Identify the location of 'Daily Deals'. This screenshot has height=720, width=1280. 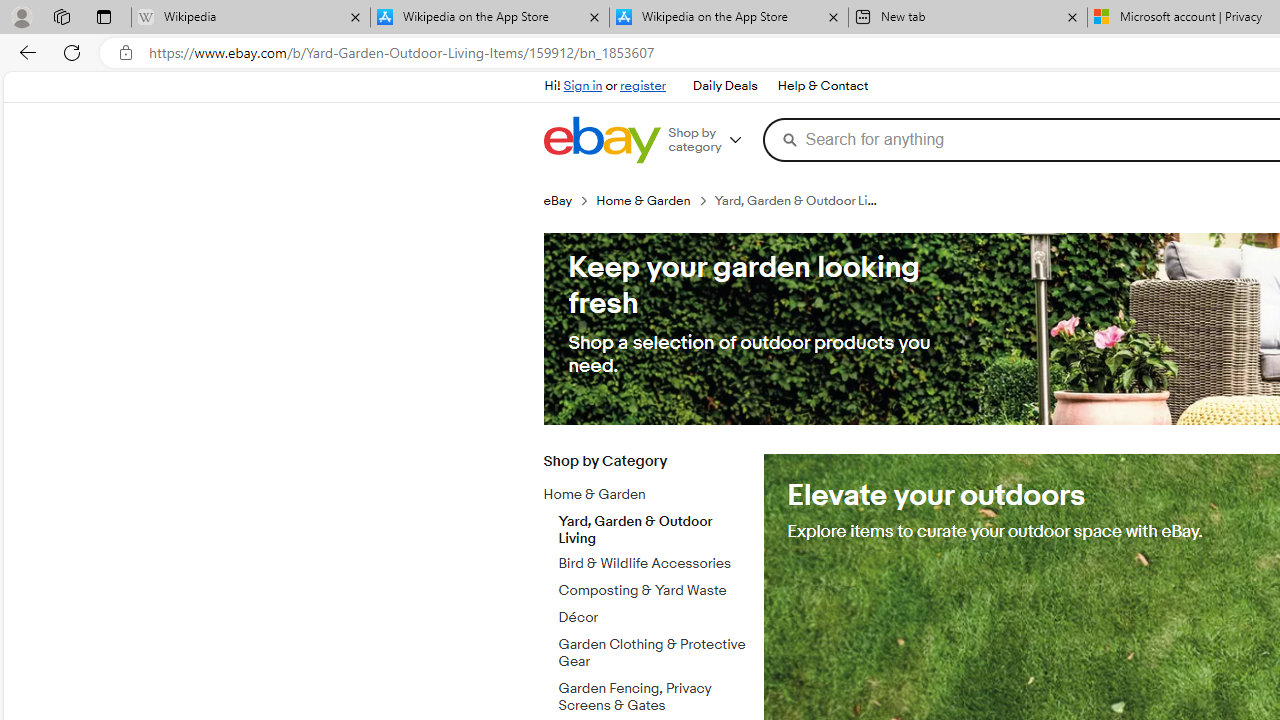
(723, 85).